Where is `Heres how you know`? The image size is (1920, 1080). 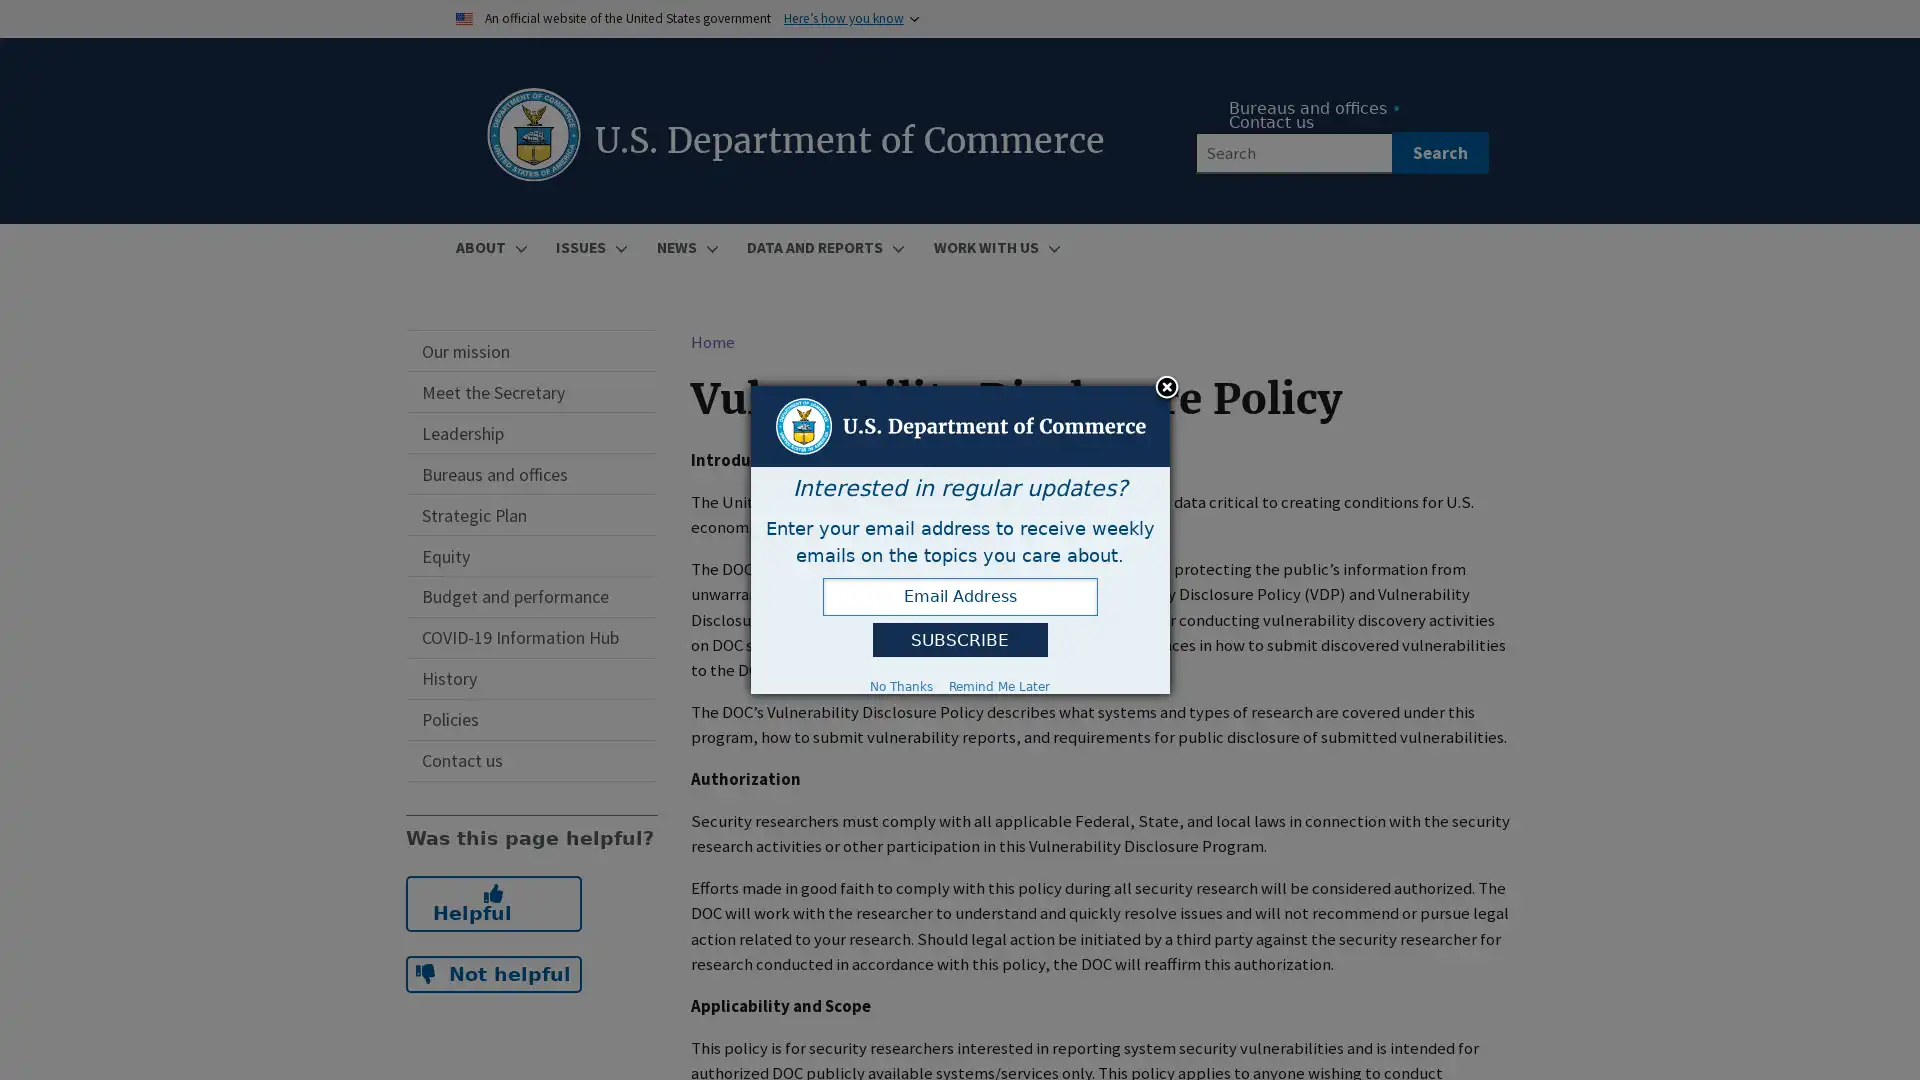 Heres how you know is located at coordinates (843, 18).